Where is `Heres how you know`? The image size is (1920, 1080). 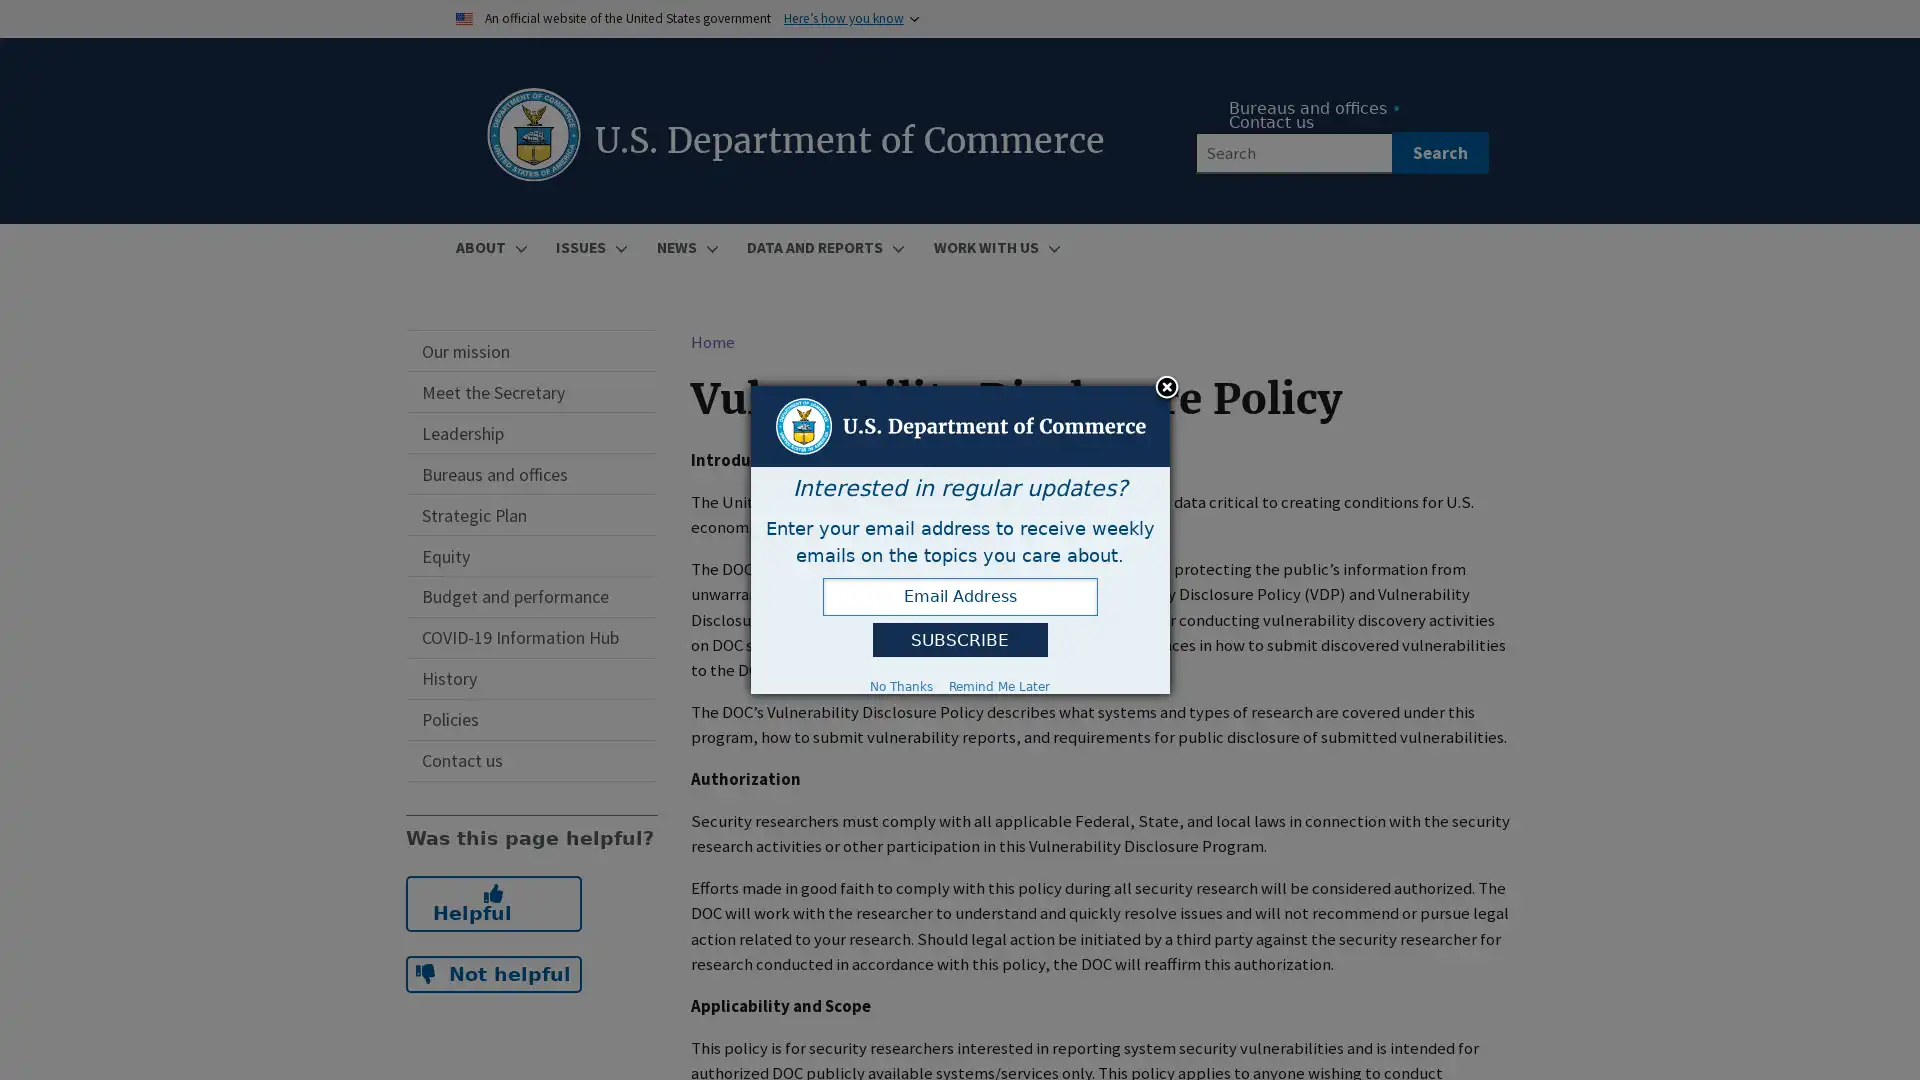 Heres how you know is located at coordinates (843, 18).